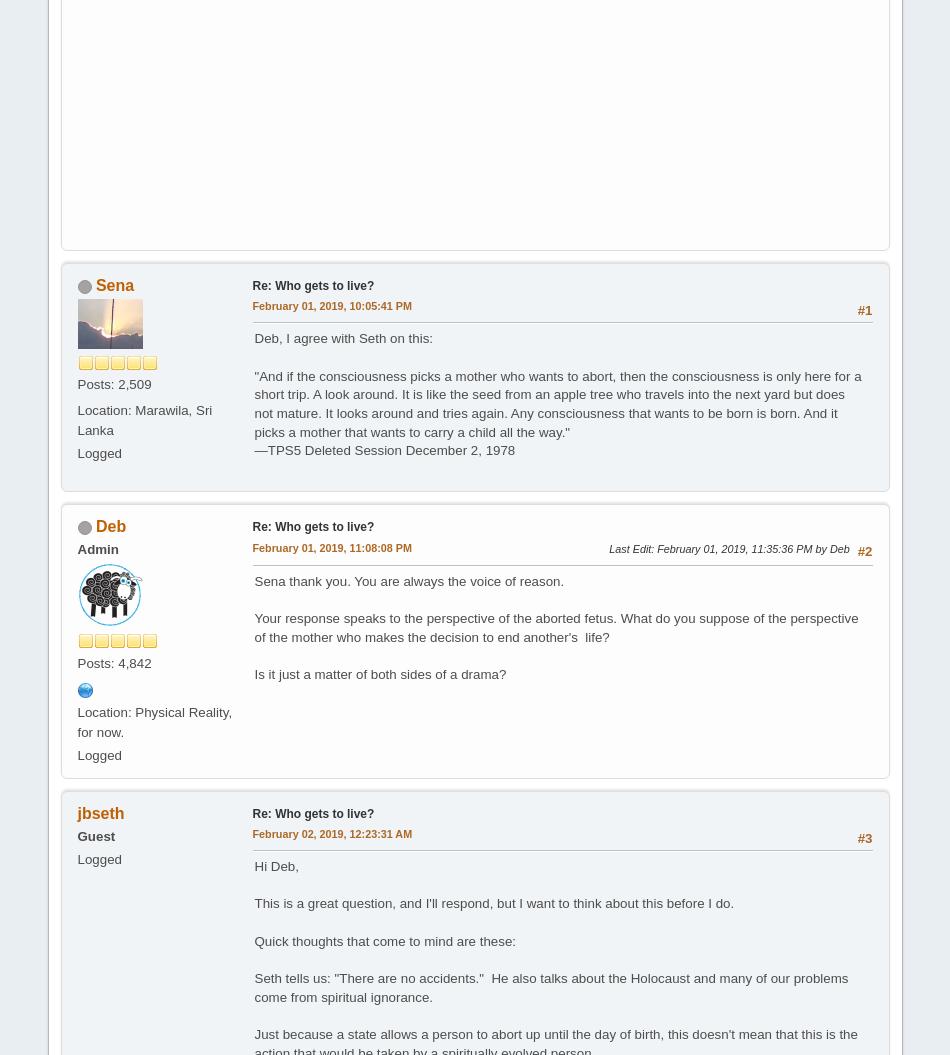  Describe the element at coordinates (144, 419) in the screenshot. I see `'Location: Marawila, Sri Lanka'` at that location.